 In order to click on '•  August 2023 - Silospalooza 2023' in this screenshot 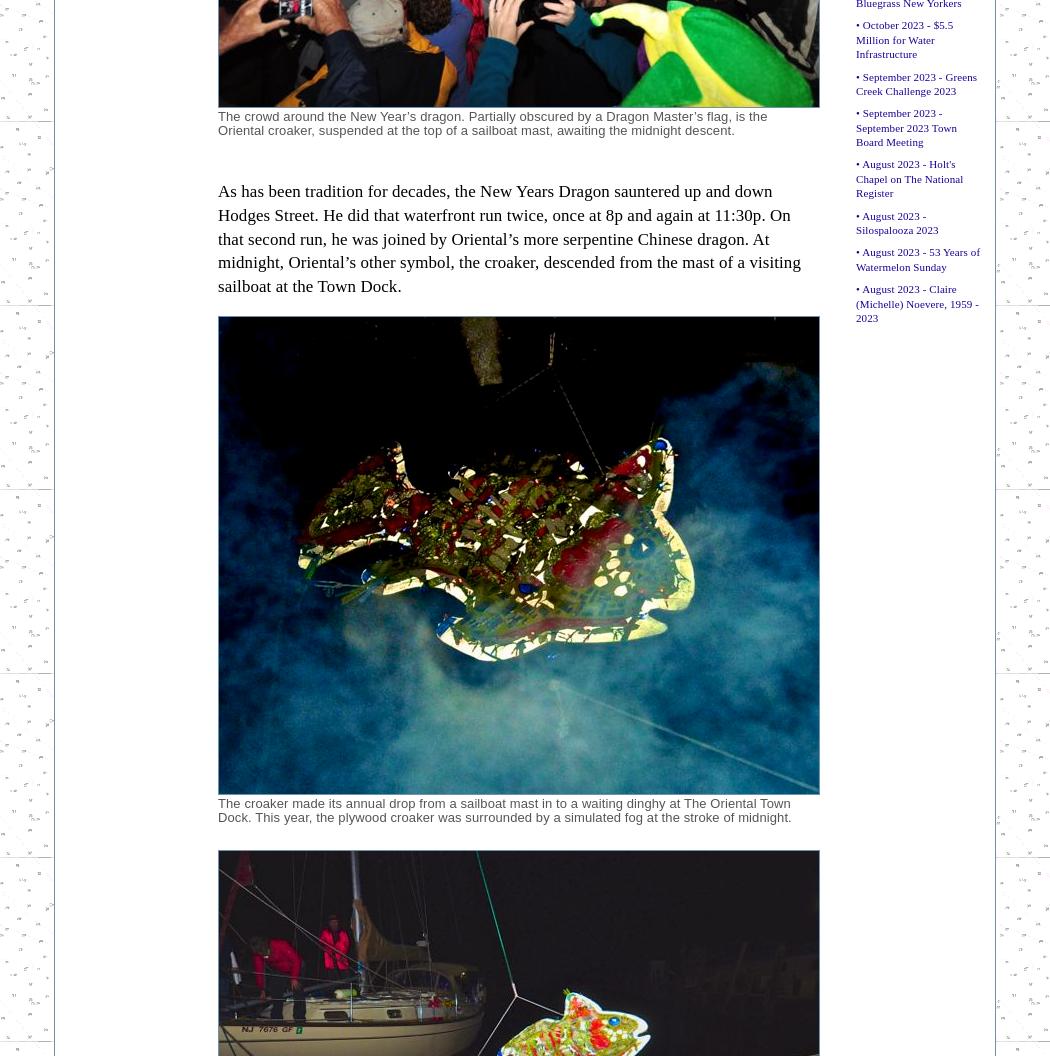, I will do `click(896, 221)`.